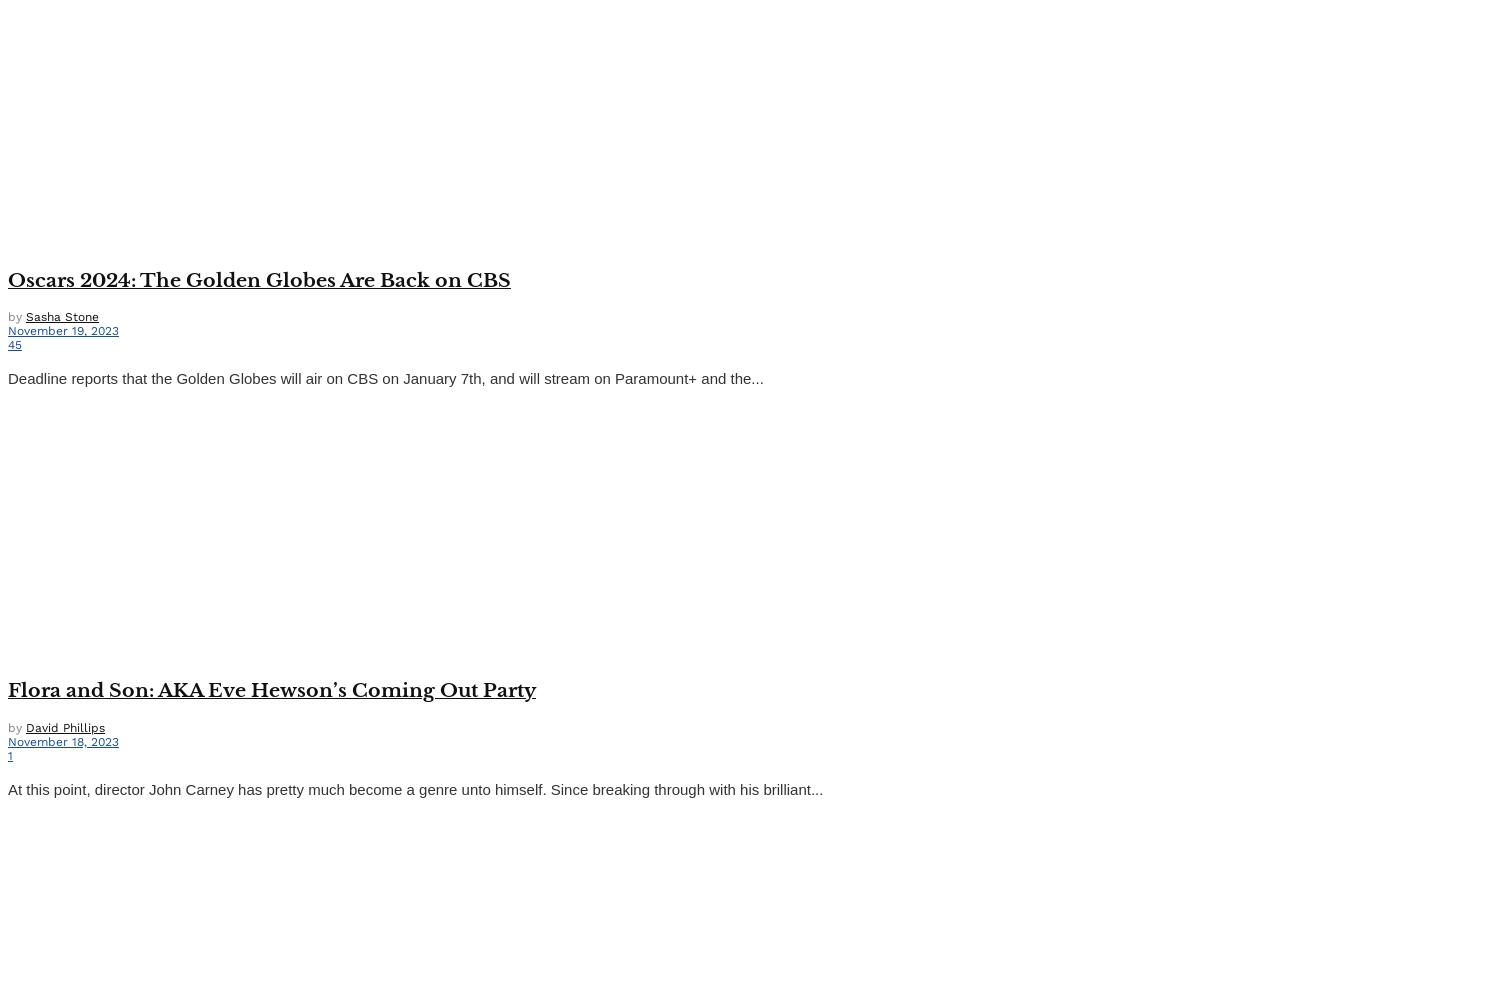 The image size is (1500, 992). Describe the element at coordinates (7, 754) in the screenshot. I see `'1'` at that location.